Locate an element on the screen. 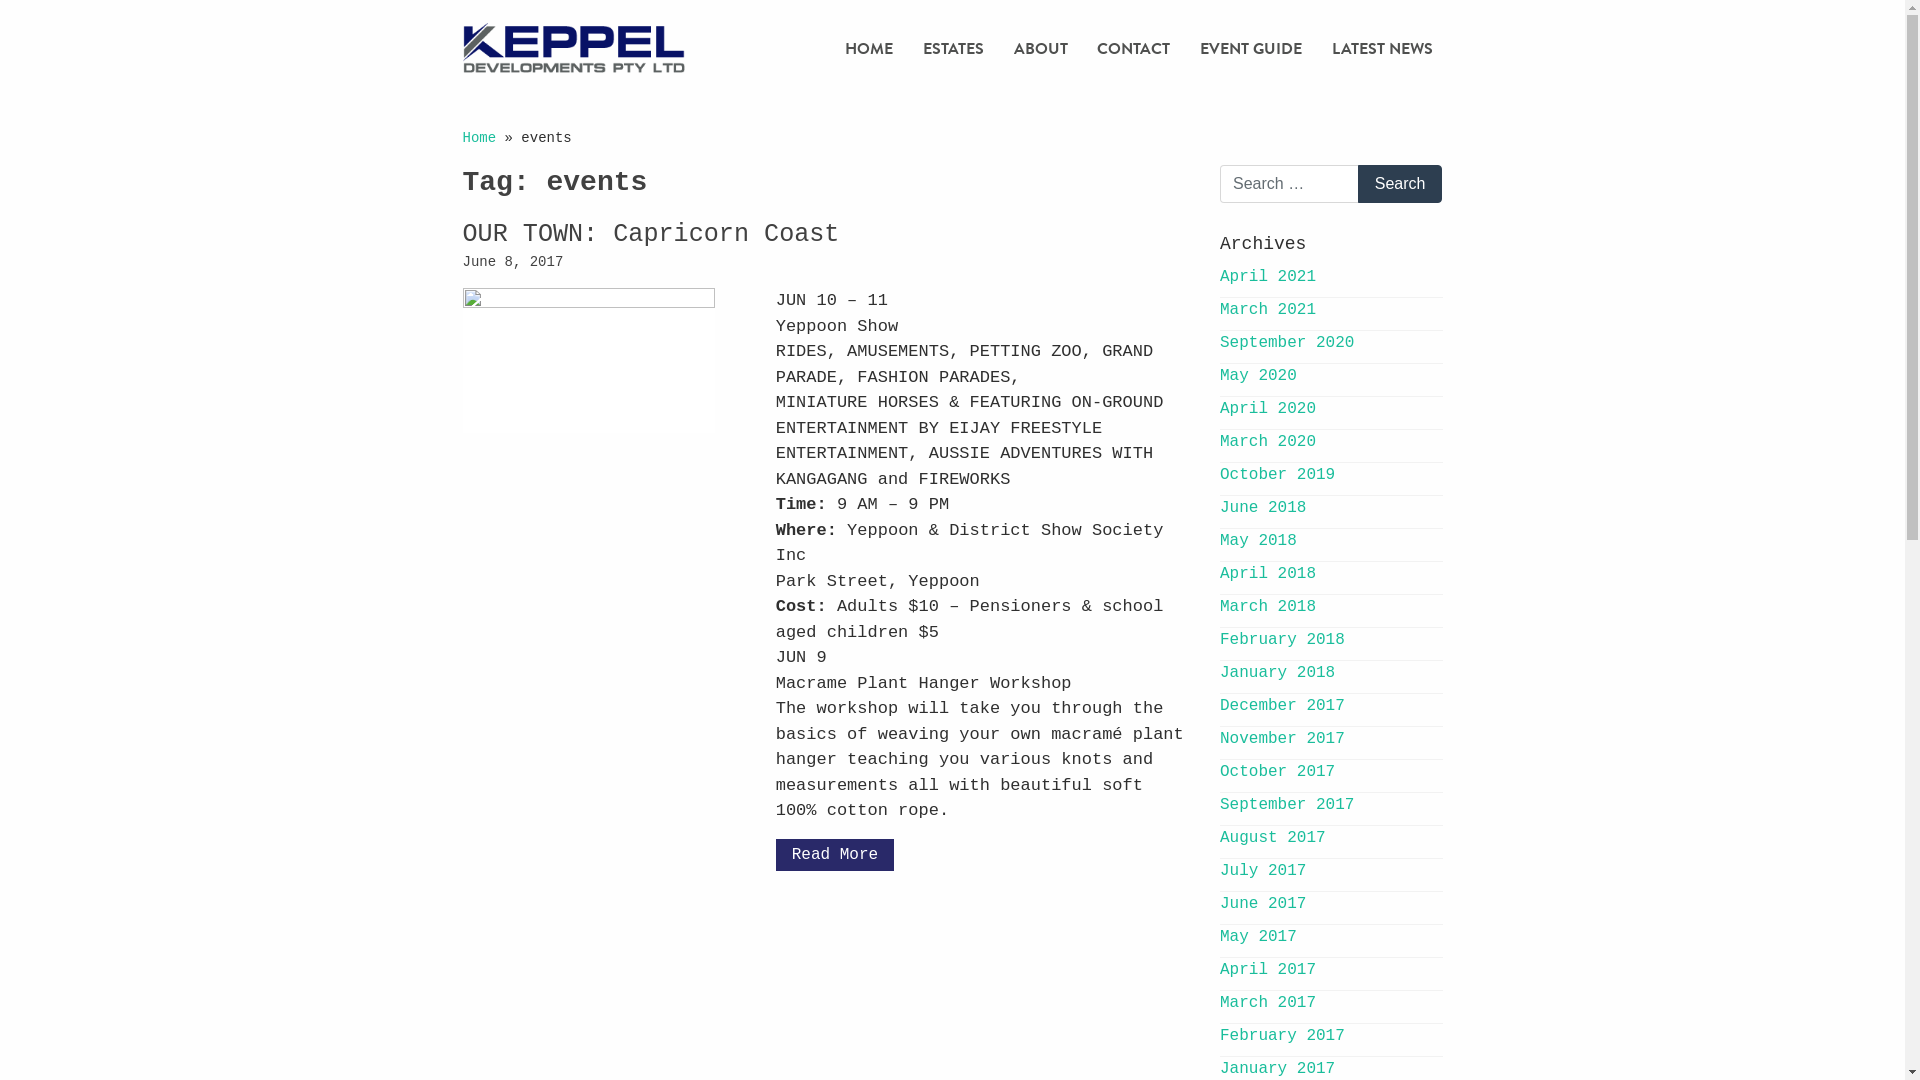 The height and width of the screenshot is (1080, 1920). 'May 2020' is located at coordinates (1257, 375).